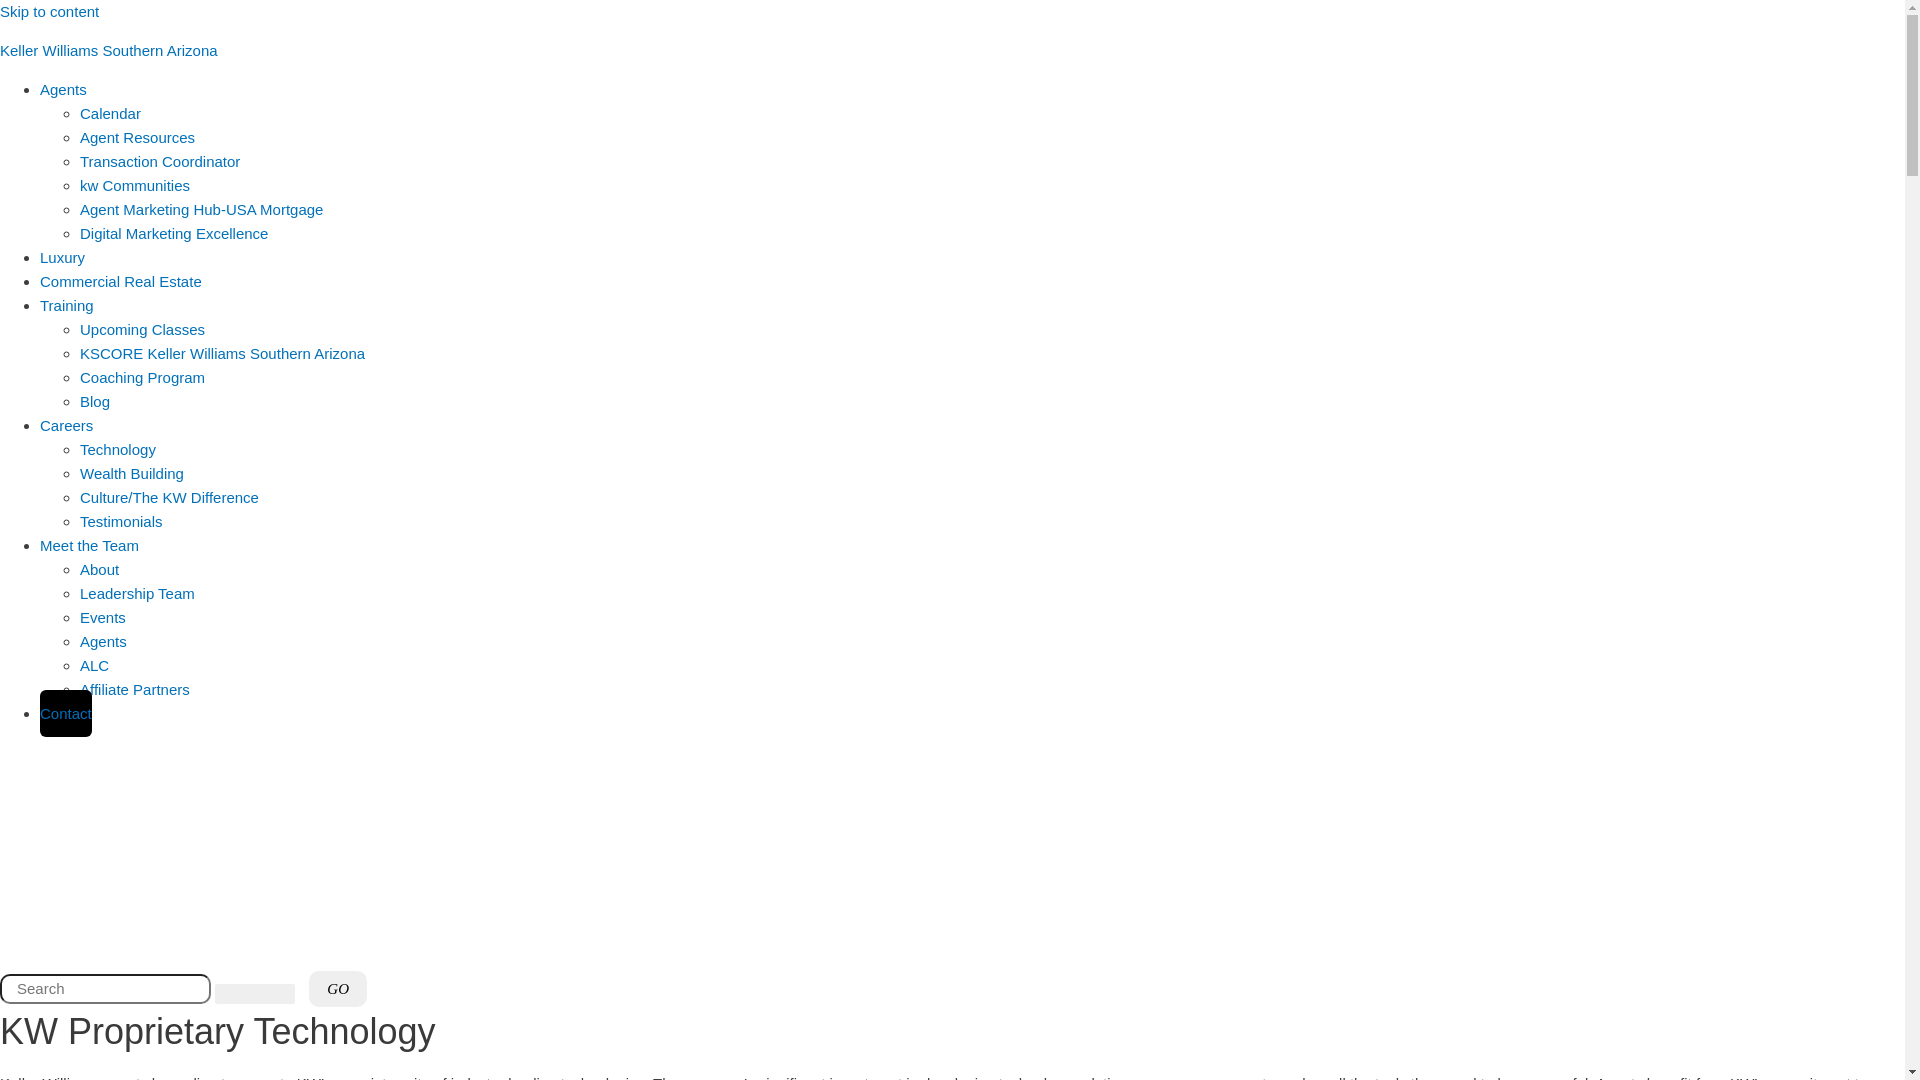 This screenshot has width=1920, height=1080. Describe the element at coordinates (80, 185) in the screenshot. I see `'kw Communities'` at that location.